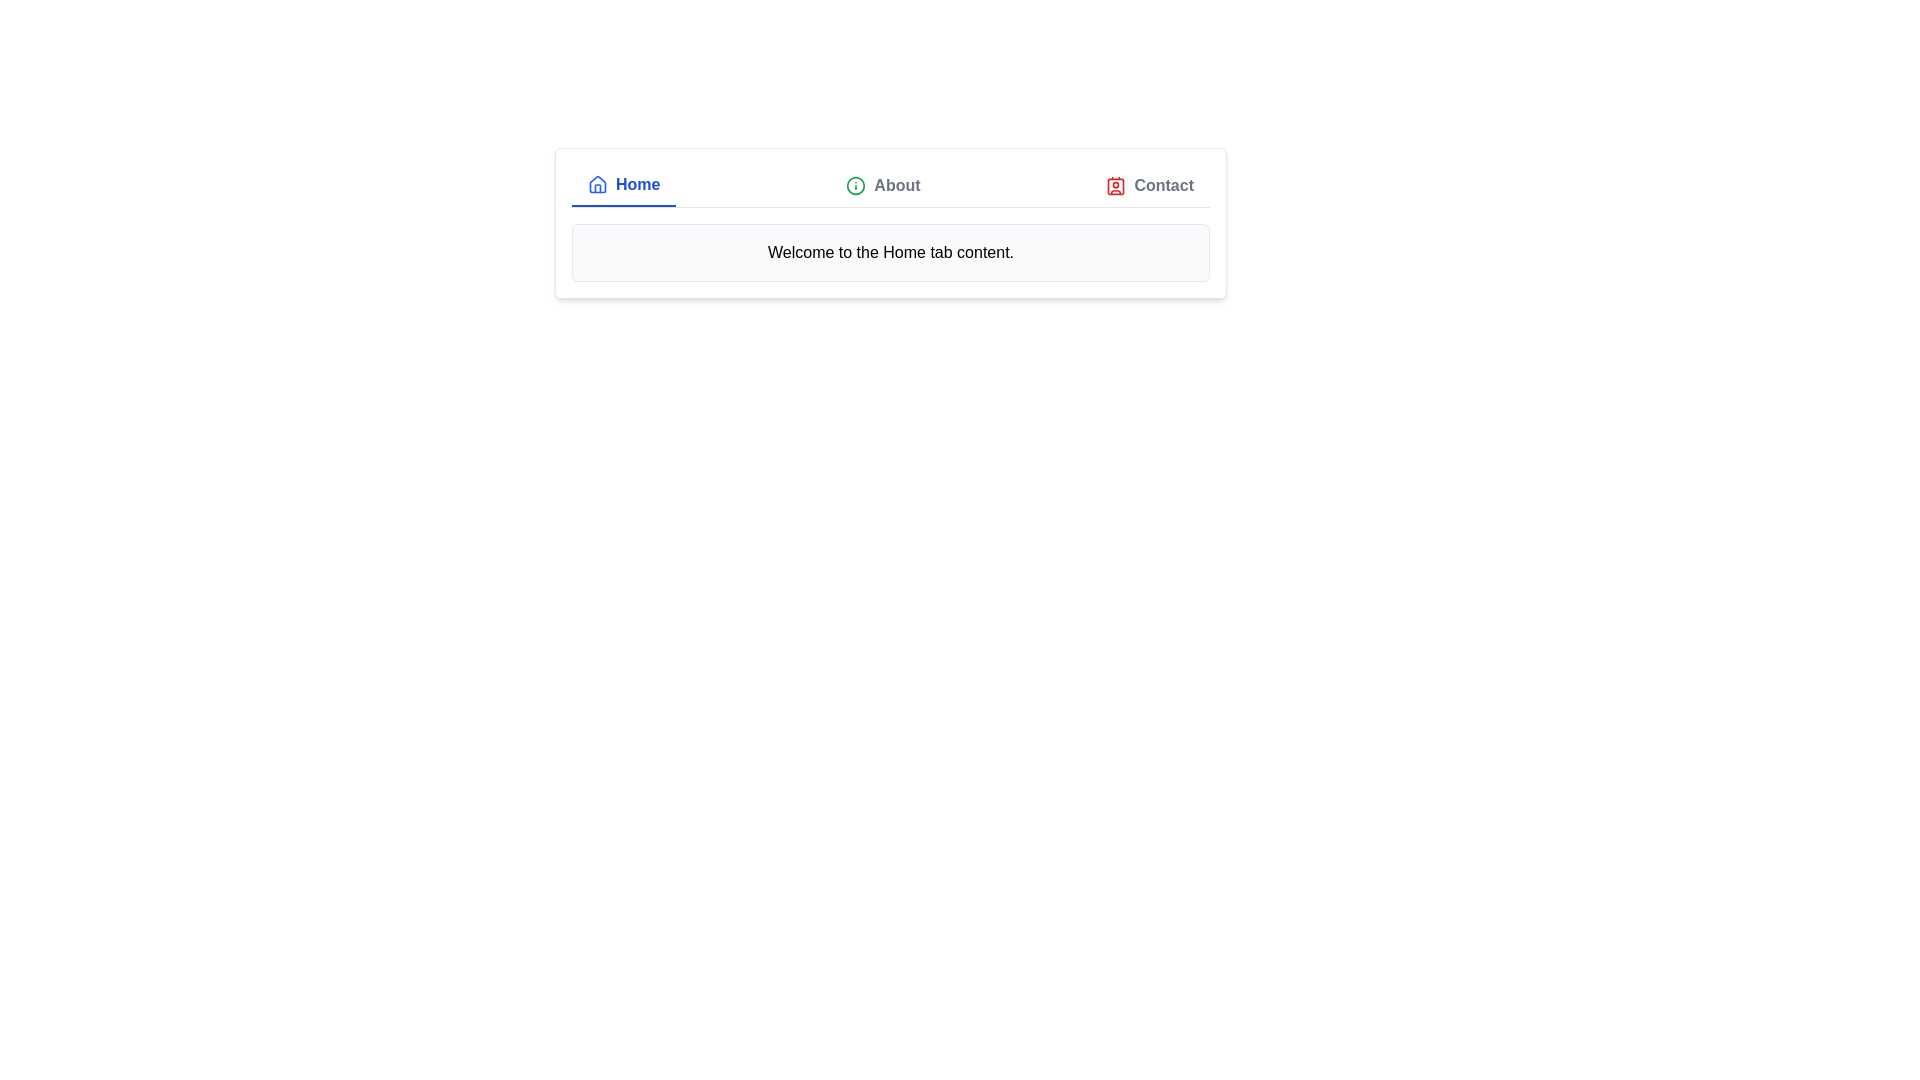 This screenshot has width=1920, height=1080. Describe the element at coordinates (882, 185) in the screenshot. I see `the 'About' navigation tab located centrally in the navigation bar, positioned between the 'Home' and 'Contact' tabs` at that location.